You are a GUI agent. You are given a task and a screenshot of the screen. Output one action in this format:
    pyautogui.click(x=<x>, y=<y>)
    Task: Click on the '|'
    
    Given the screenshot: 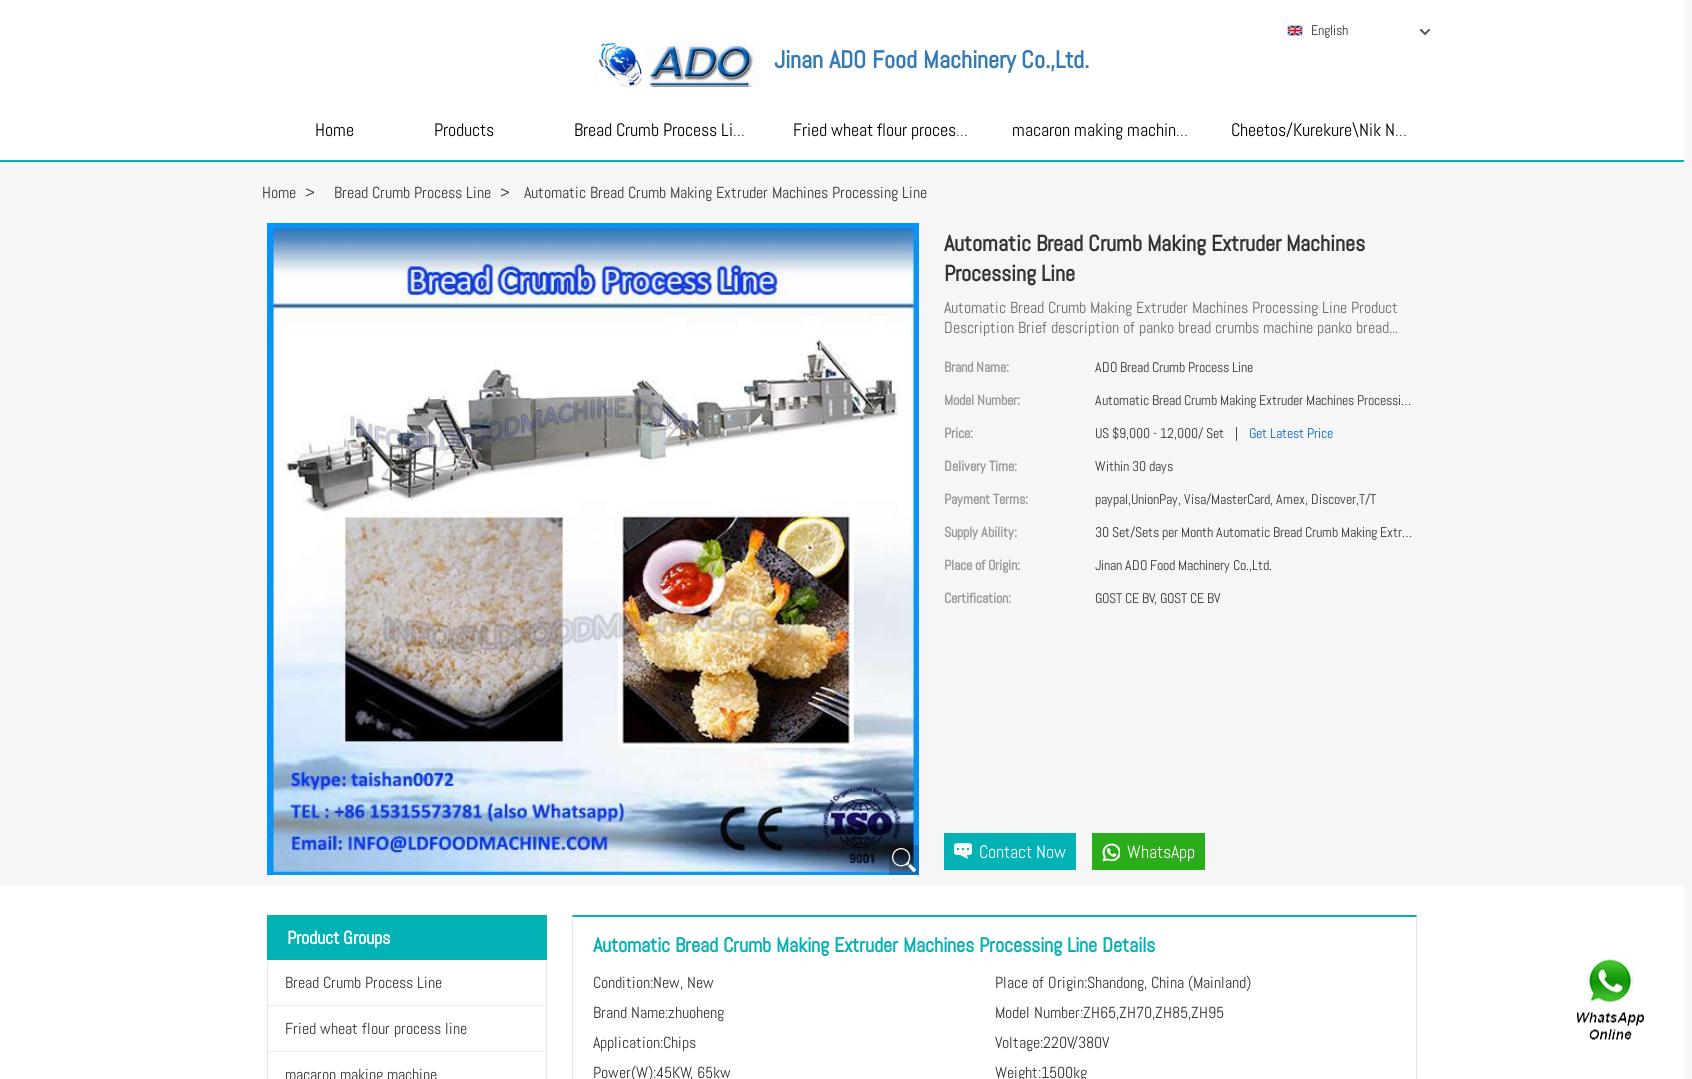 What is the action you would take?
    pyautogui.click(x=1234, y=433)
    